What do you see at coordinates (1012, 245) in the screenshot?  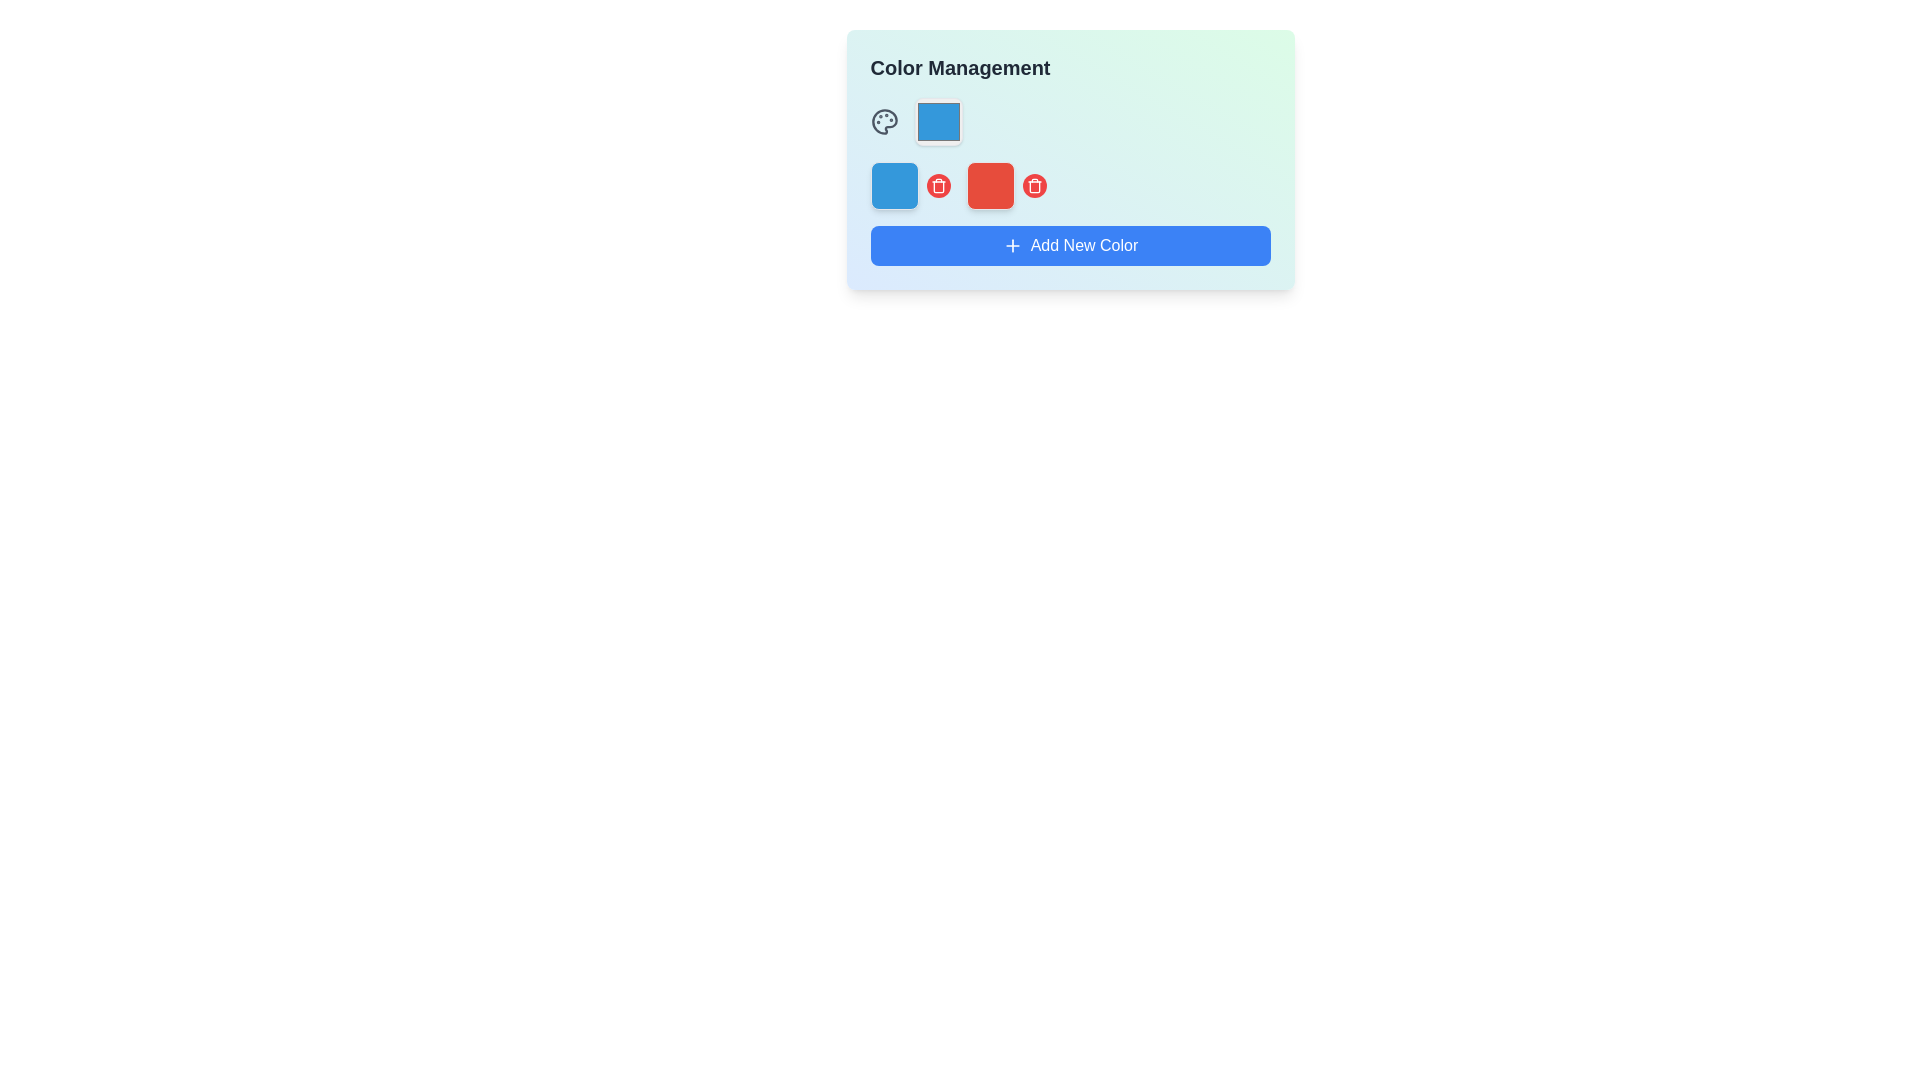 I see `the plus sign icon located to the left of the 'Add New Color' button` at bounding box center [1012, 245].